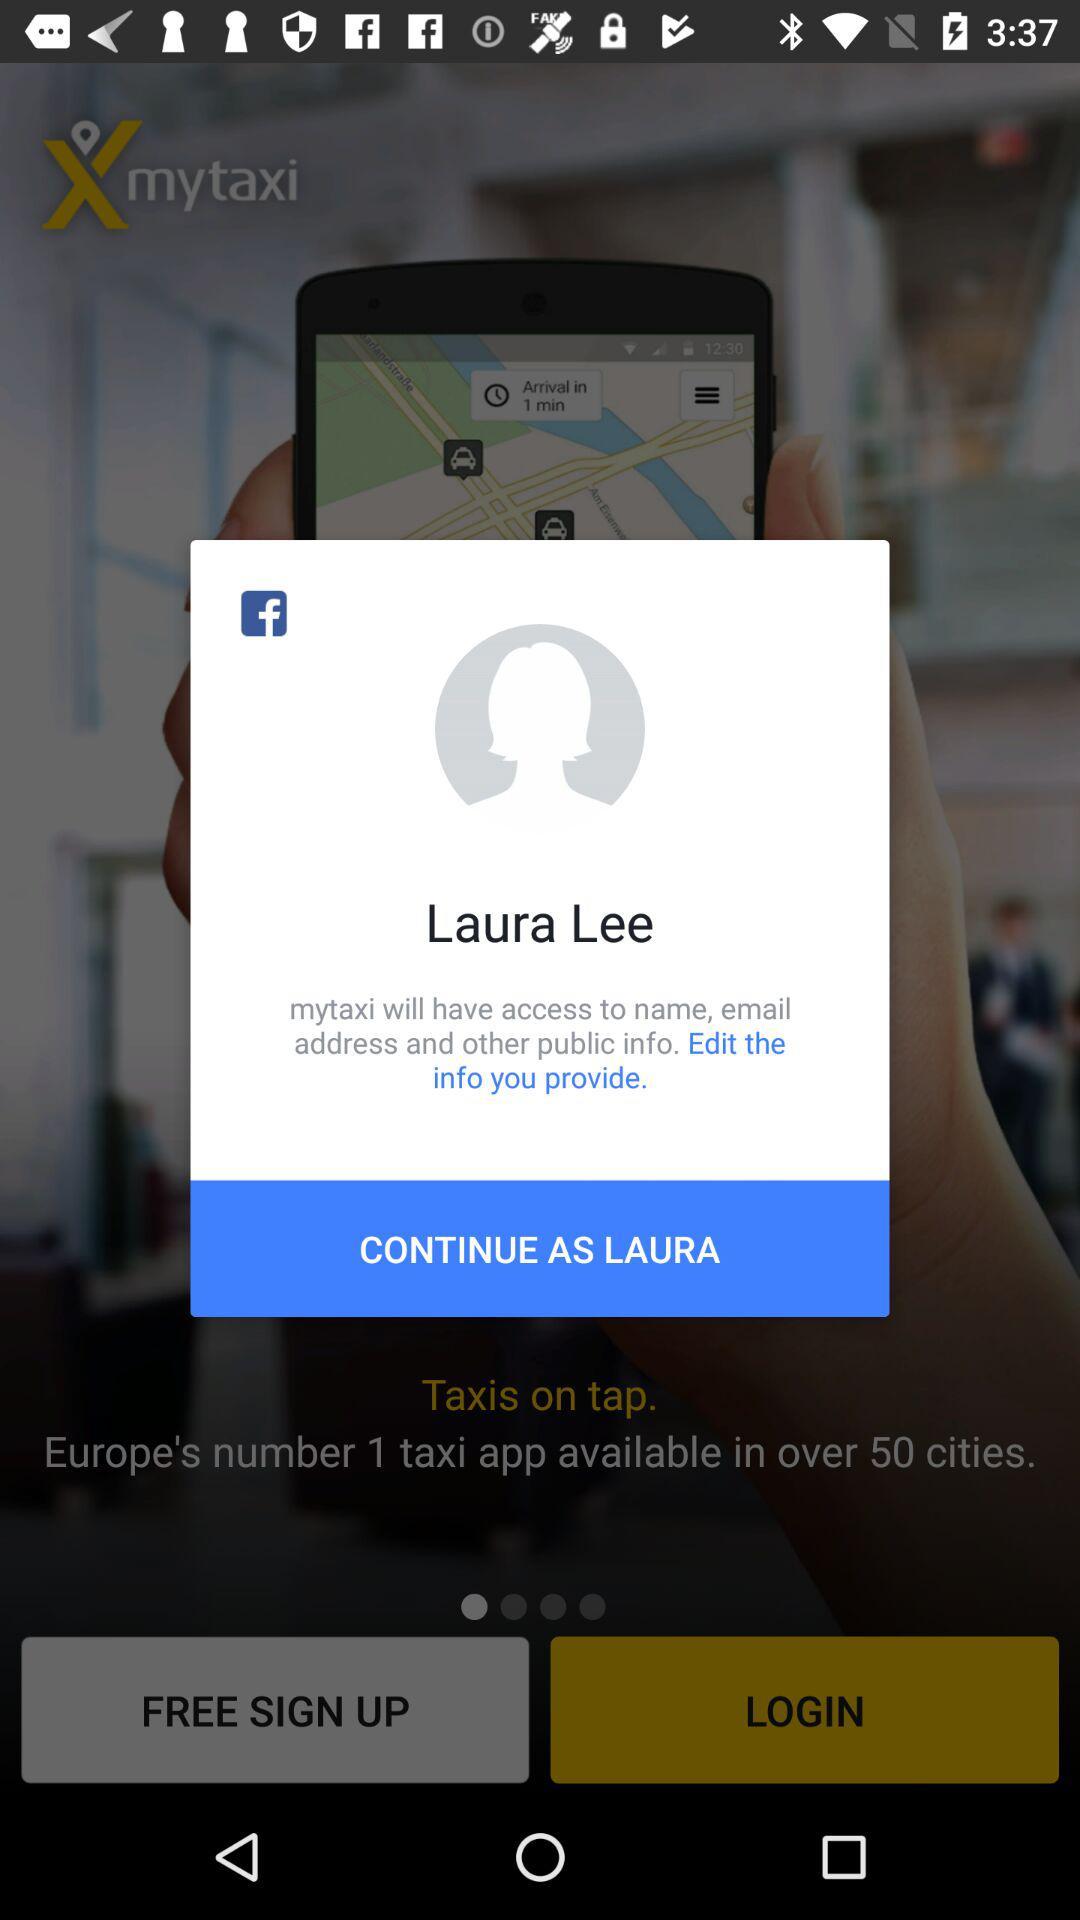  Describe the element at coordinates (540, 1247) in the screenshot. I see `icon below the mytaxi will have item` at that location.